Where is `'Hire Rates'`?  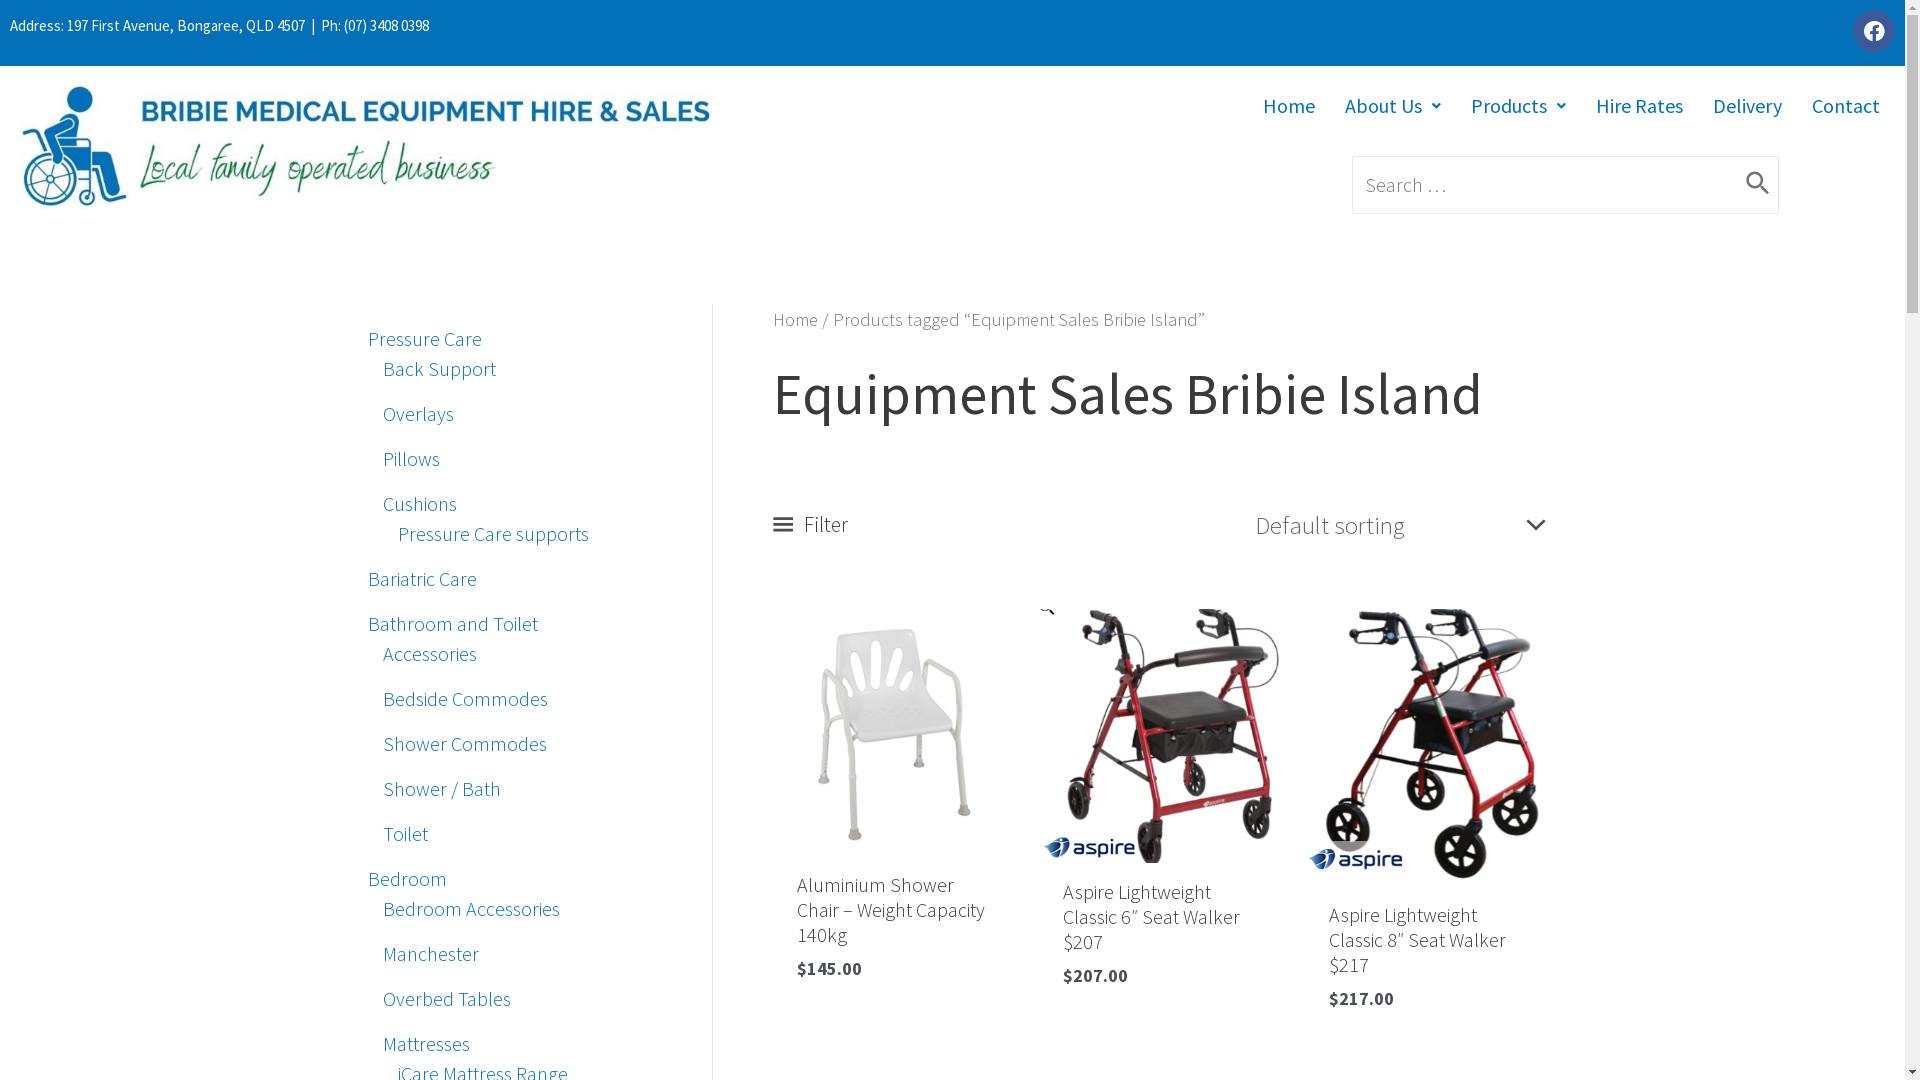 'Hire Rates' is located at coordinates (1579, 105).